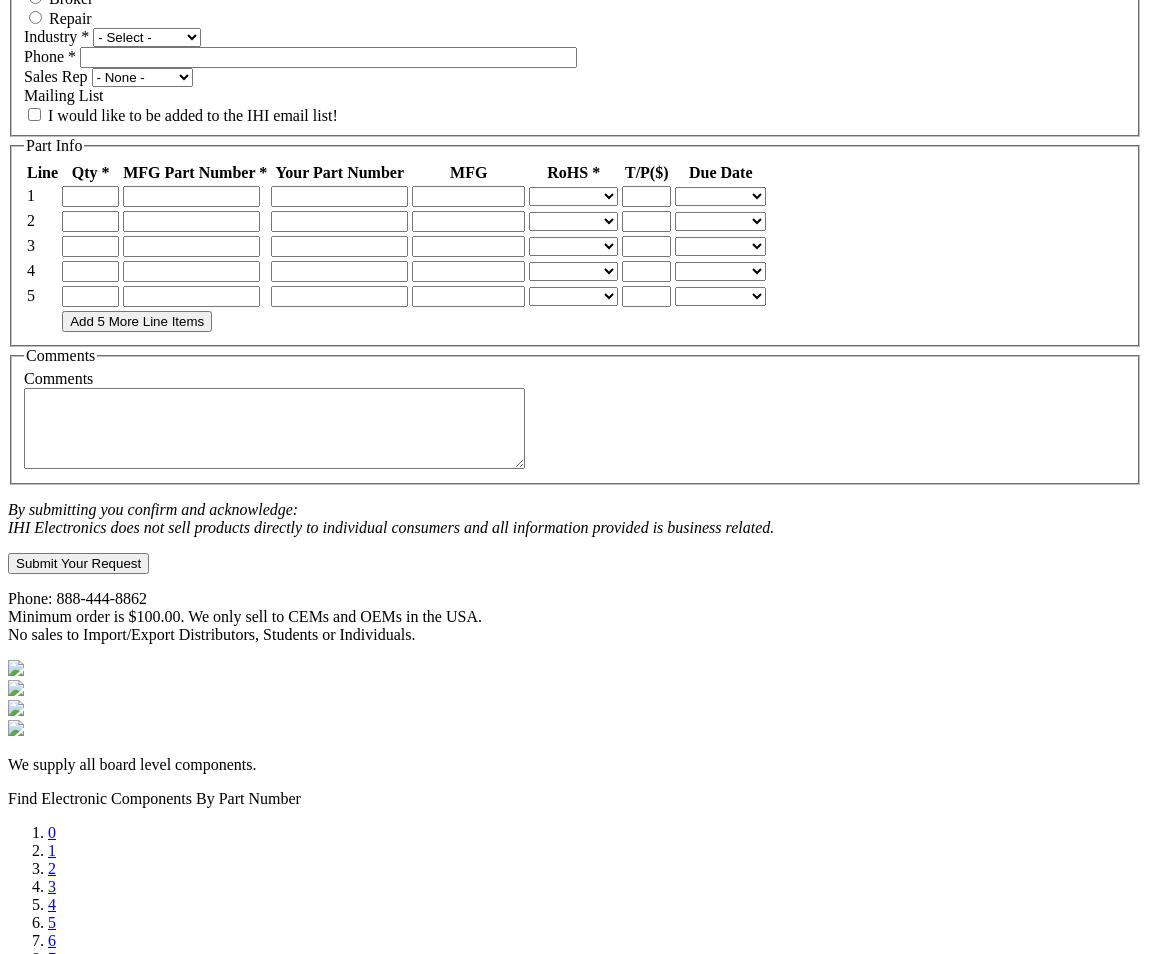 The image size is (1150, 954). Describe the element at coordinates (50, 832) in the screenshot. I see `'0'` at that location.